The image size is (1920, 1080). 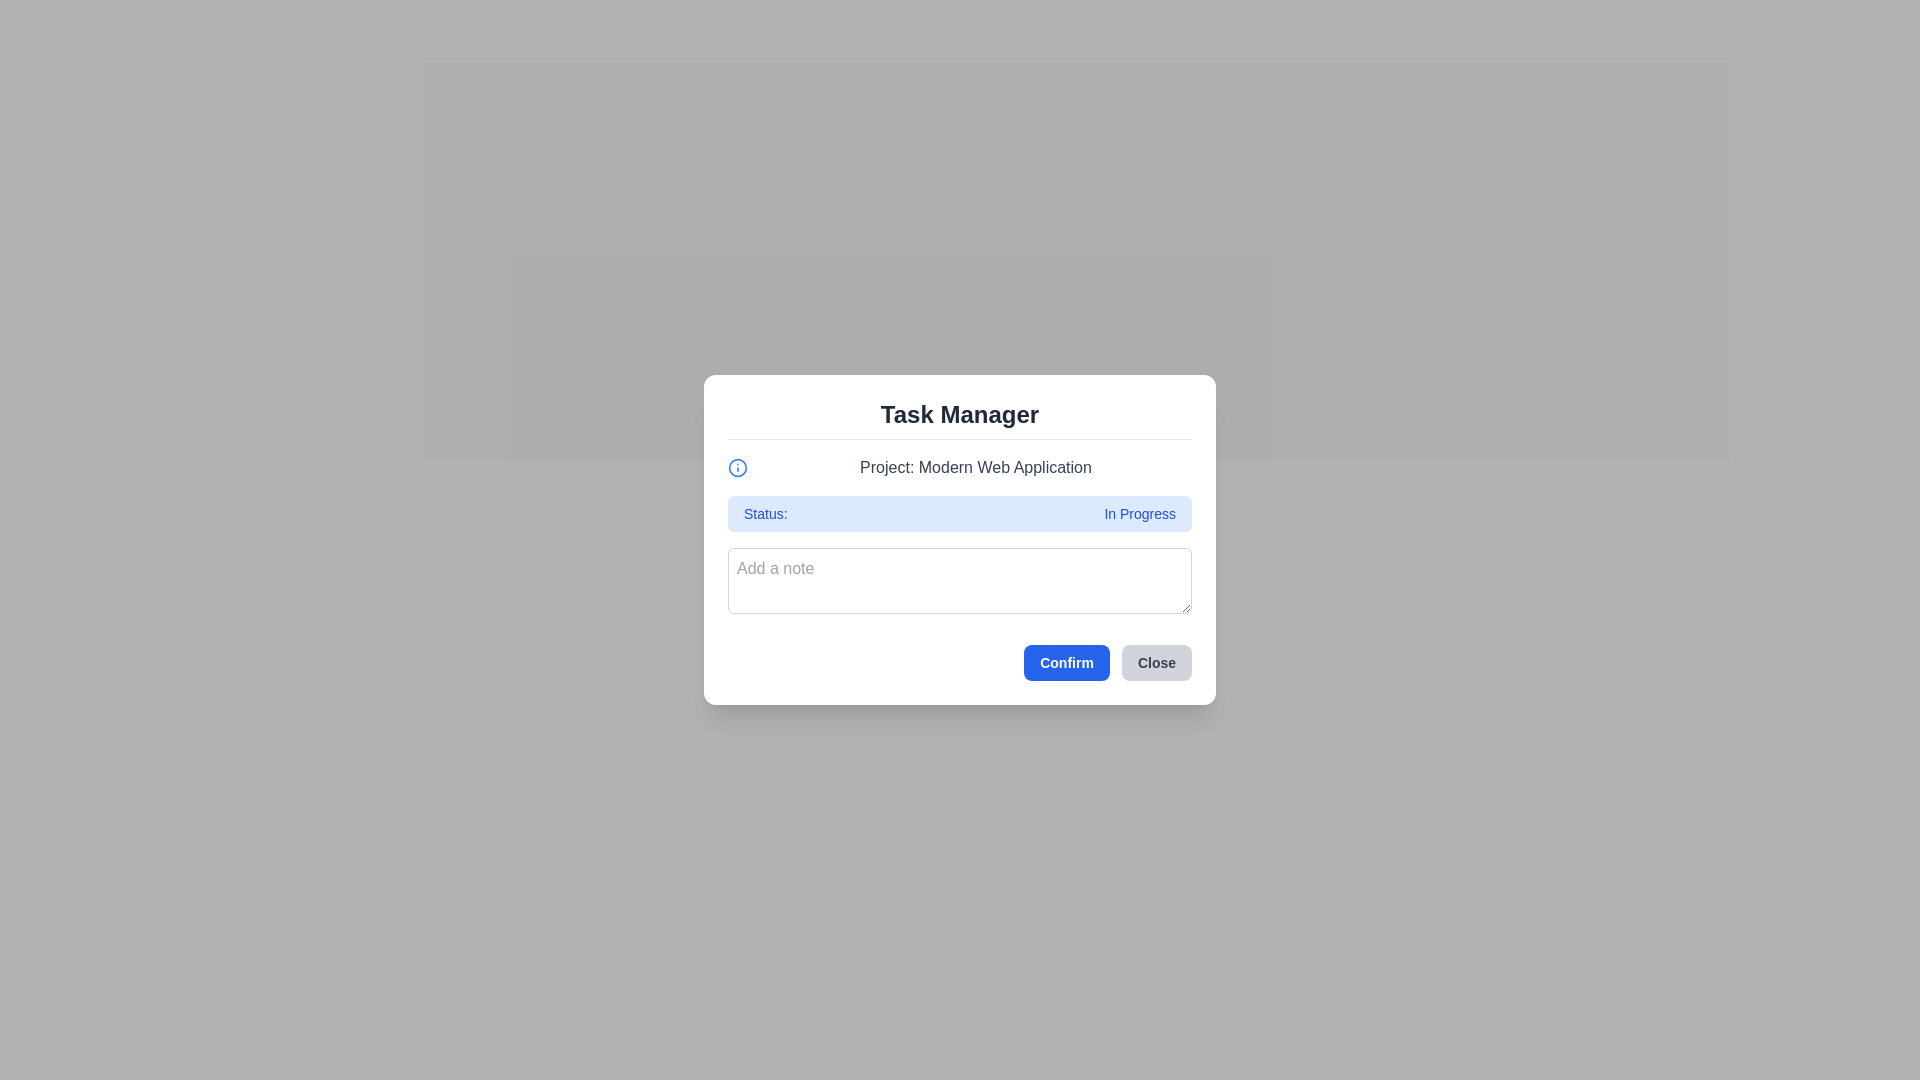 I want to click on the Static Text Label indicating 'Status: In Progress' located in the upper left portion of the modal with a light blue background, so click(x=764, y=512).